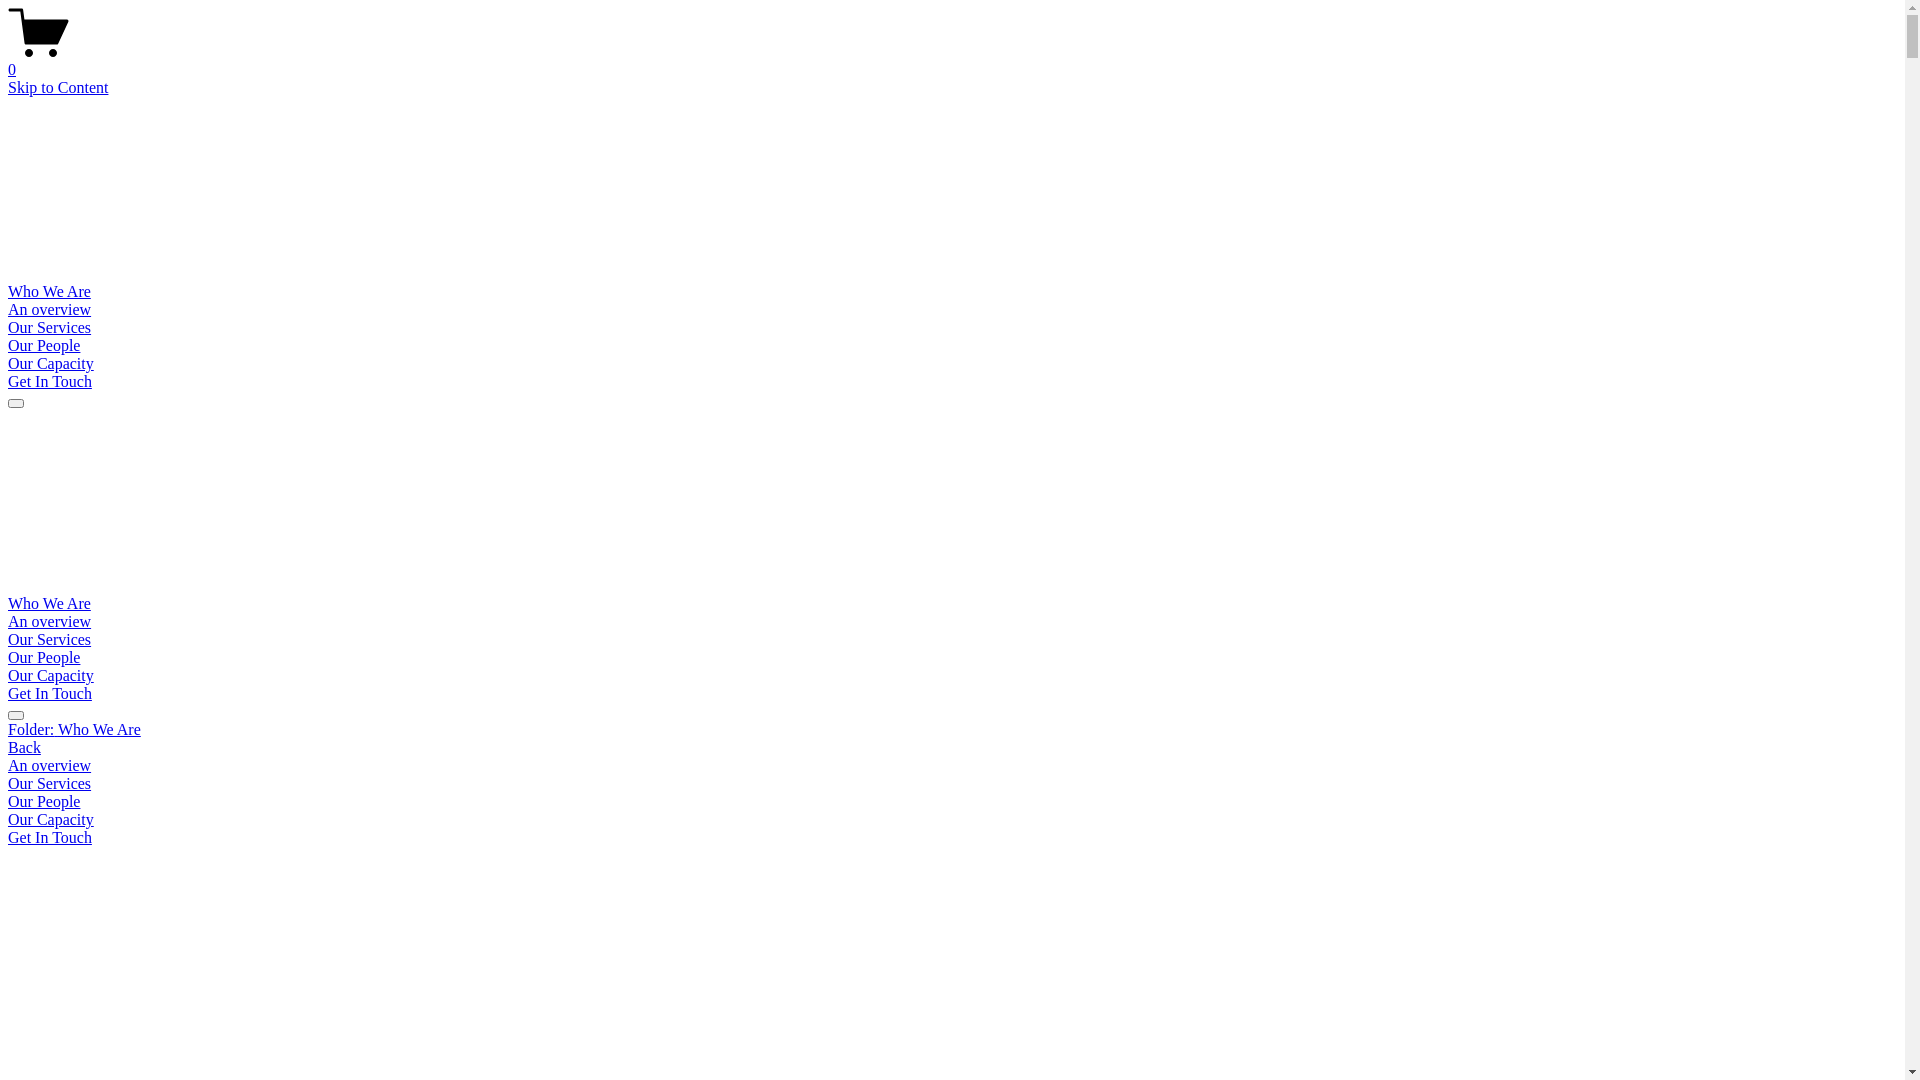  I want to click on 'Skip to Content', so click(8, 86).